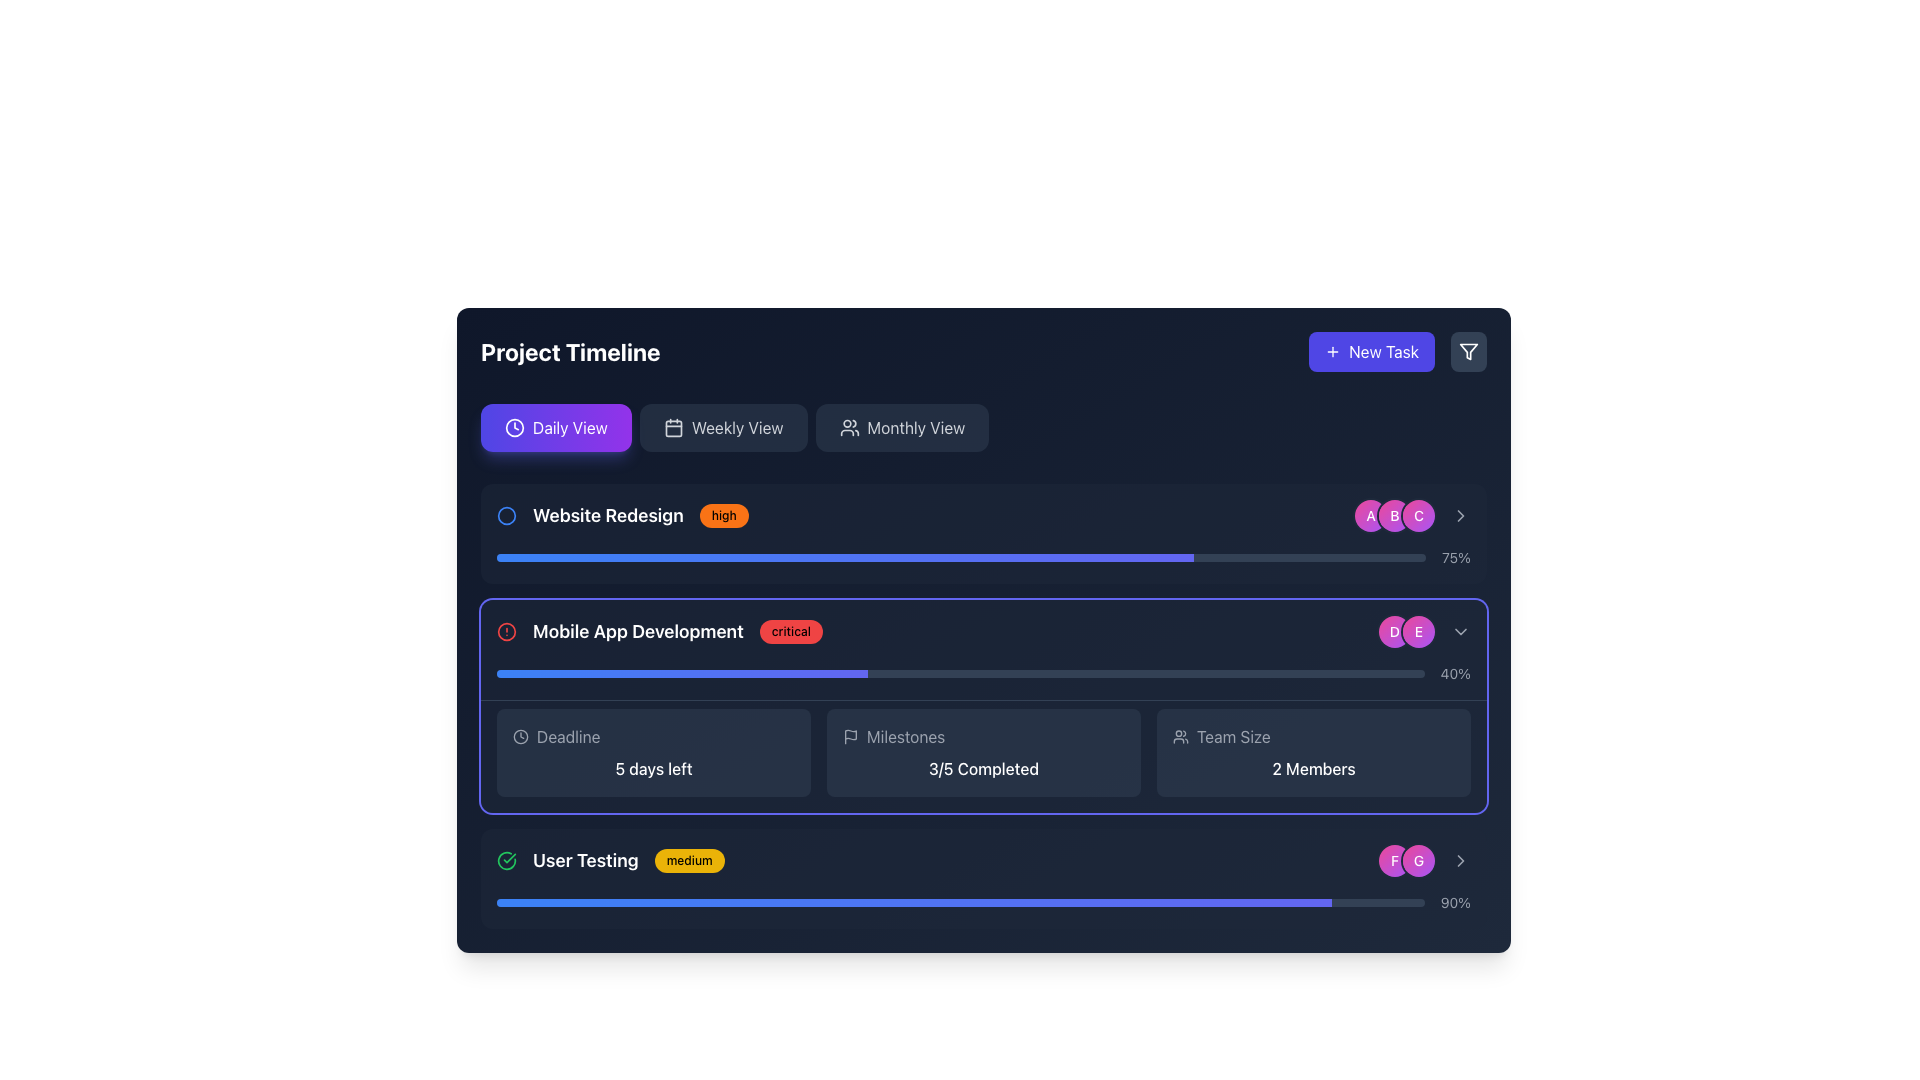 Image resolution: width=1920 pixels, height=1080 pixels. I want to click on the 'Monthly View' button located in the top-right corner of the navigation buttons, so click(849, 427).